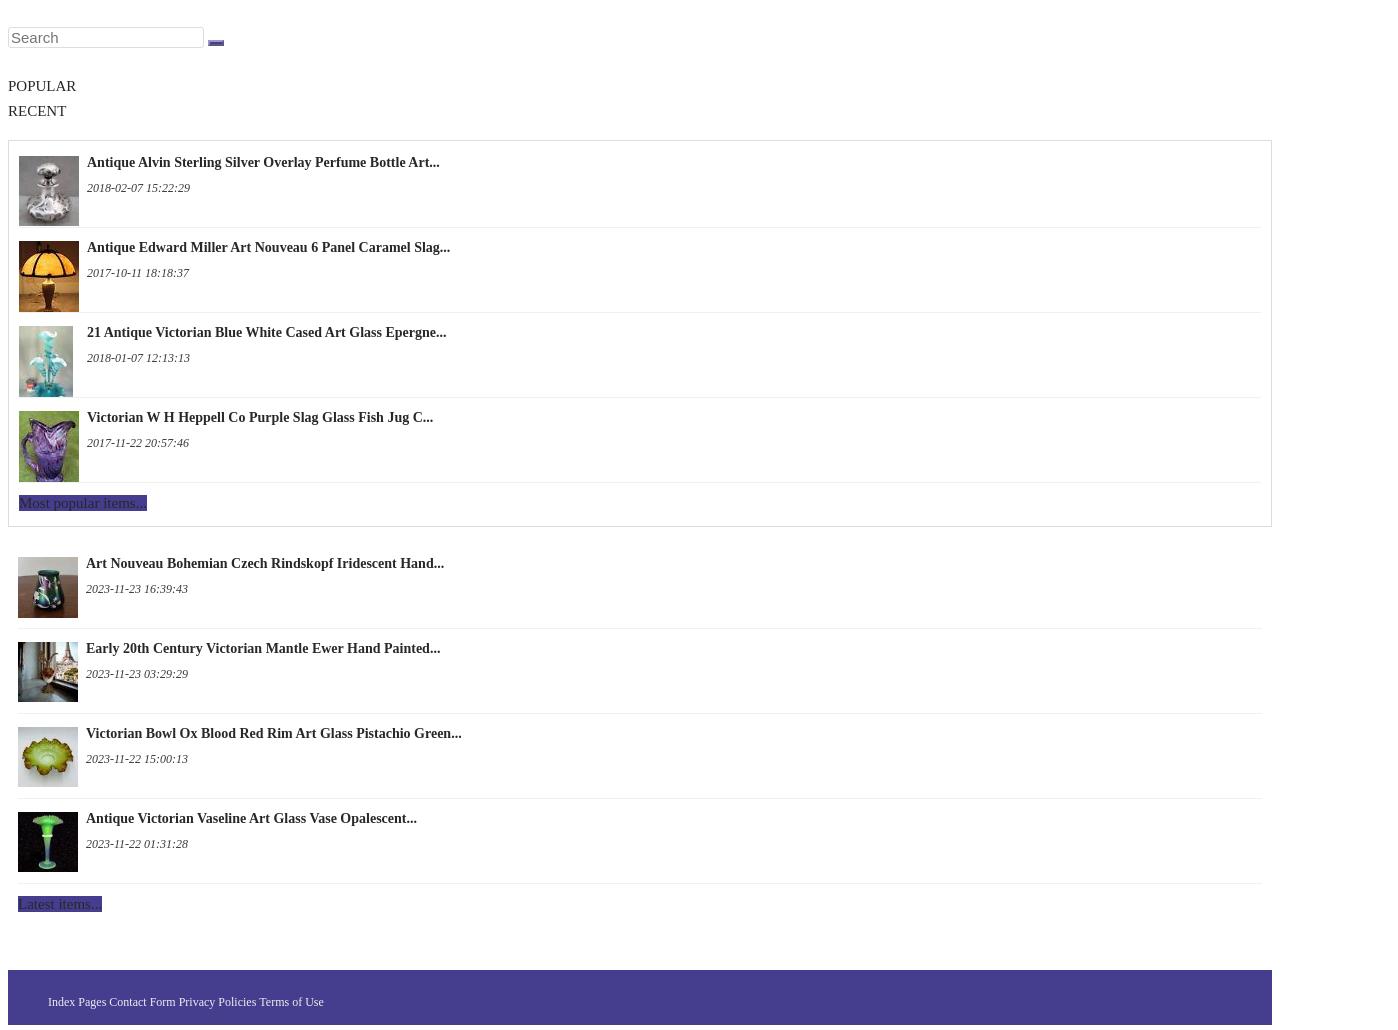 The image size is (1398, 1030). Describe the element at coordinates (137, 588) in the screenshot. I see `'2023-11-23 16:39:43'` at that location.